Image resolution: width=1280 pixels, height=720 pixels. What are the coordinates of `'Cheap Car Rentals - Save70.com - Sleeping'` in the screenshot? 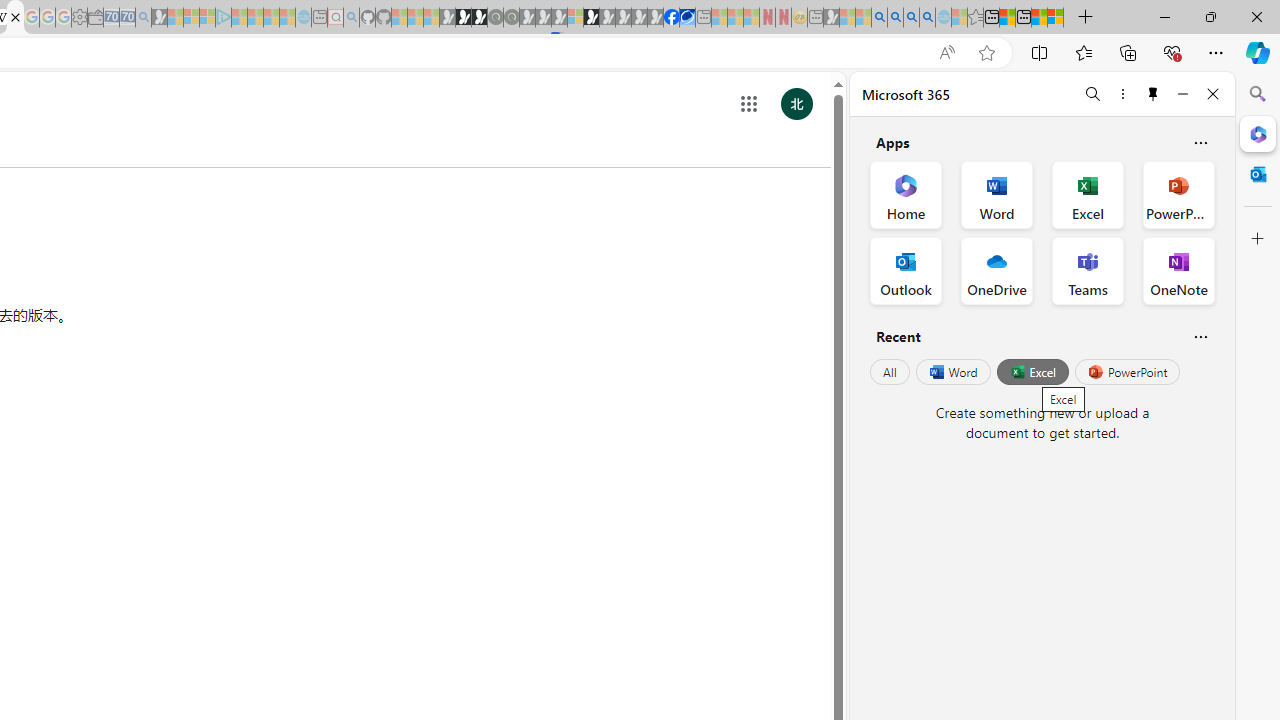 It's located at (126, 17).